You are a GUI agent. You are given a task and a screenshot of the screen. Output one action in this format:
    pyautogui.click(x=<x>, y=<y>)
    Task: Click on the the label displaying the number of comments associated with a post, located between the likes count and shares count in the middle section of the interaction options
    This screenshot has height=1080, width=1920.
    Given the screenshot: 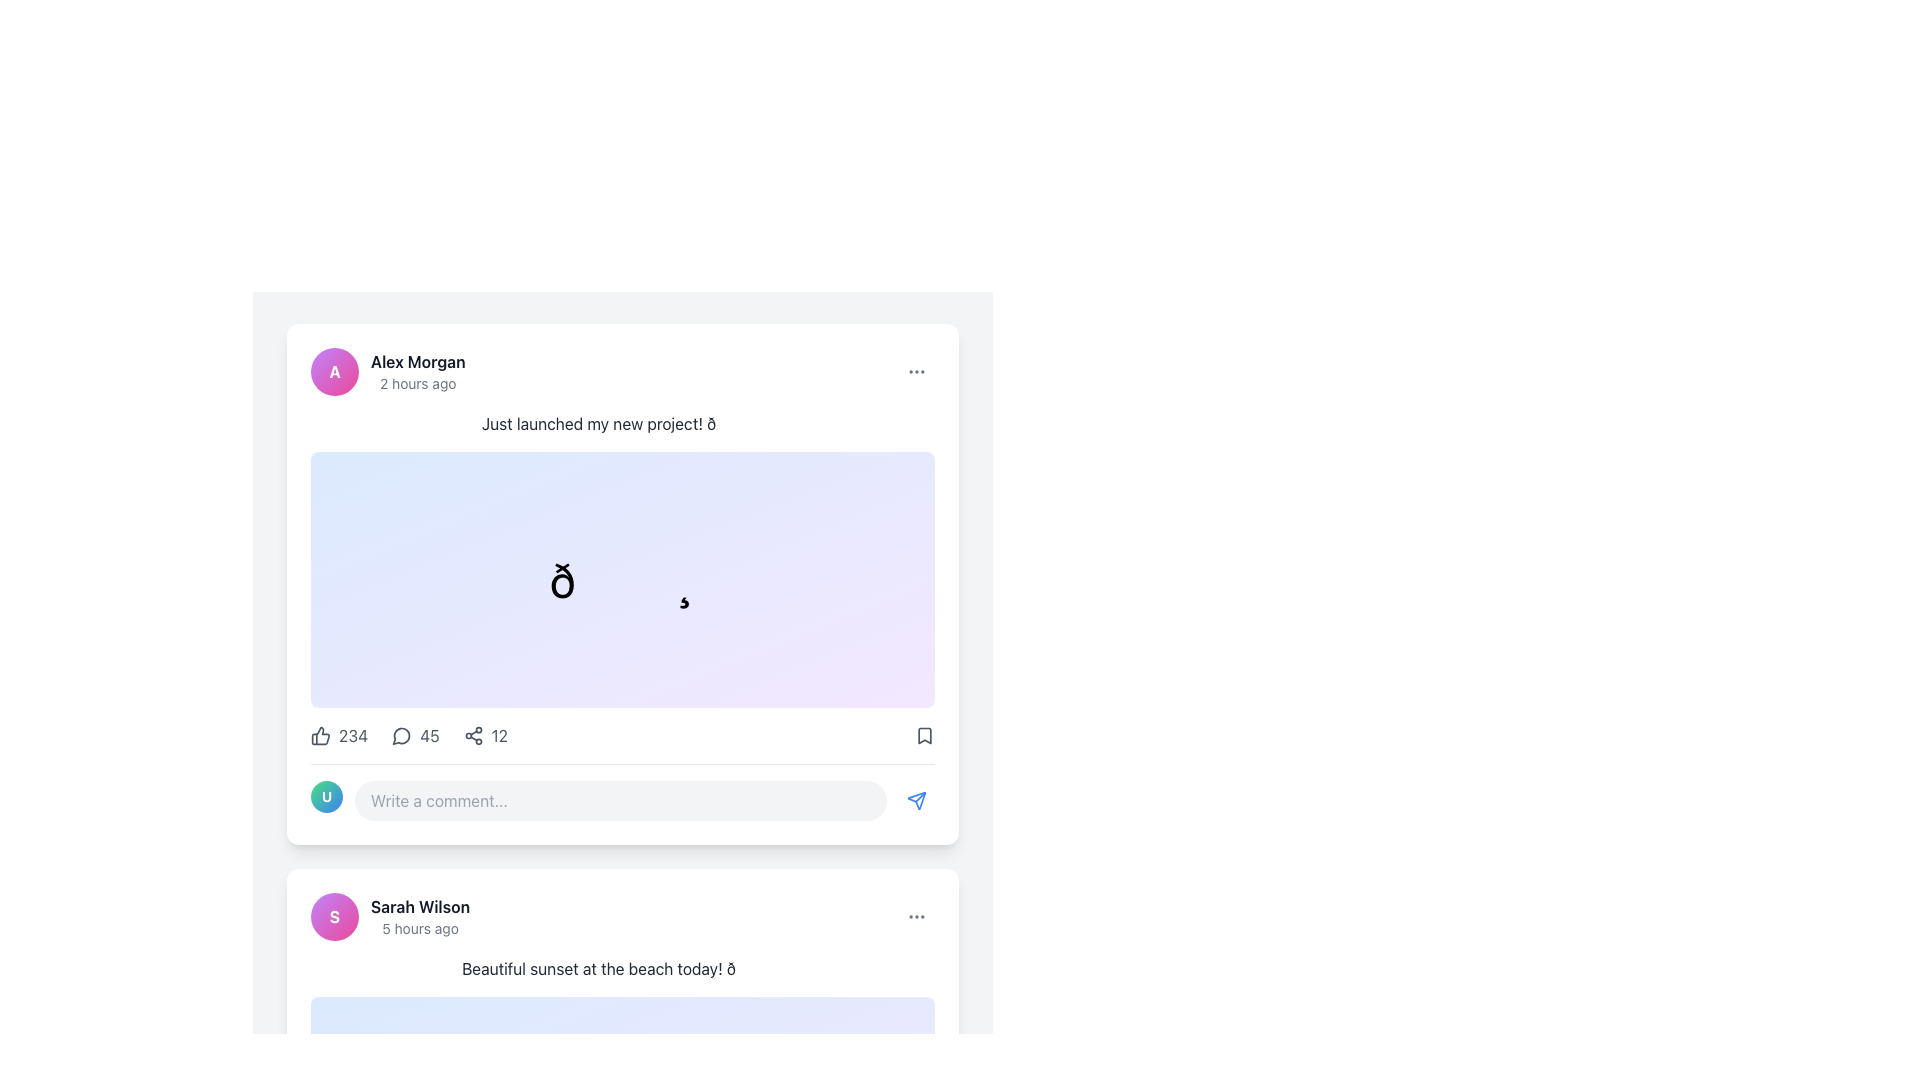 What is the action you would take?
    pyautogui.click(x=408, y=736)
    